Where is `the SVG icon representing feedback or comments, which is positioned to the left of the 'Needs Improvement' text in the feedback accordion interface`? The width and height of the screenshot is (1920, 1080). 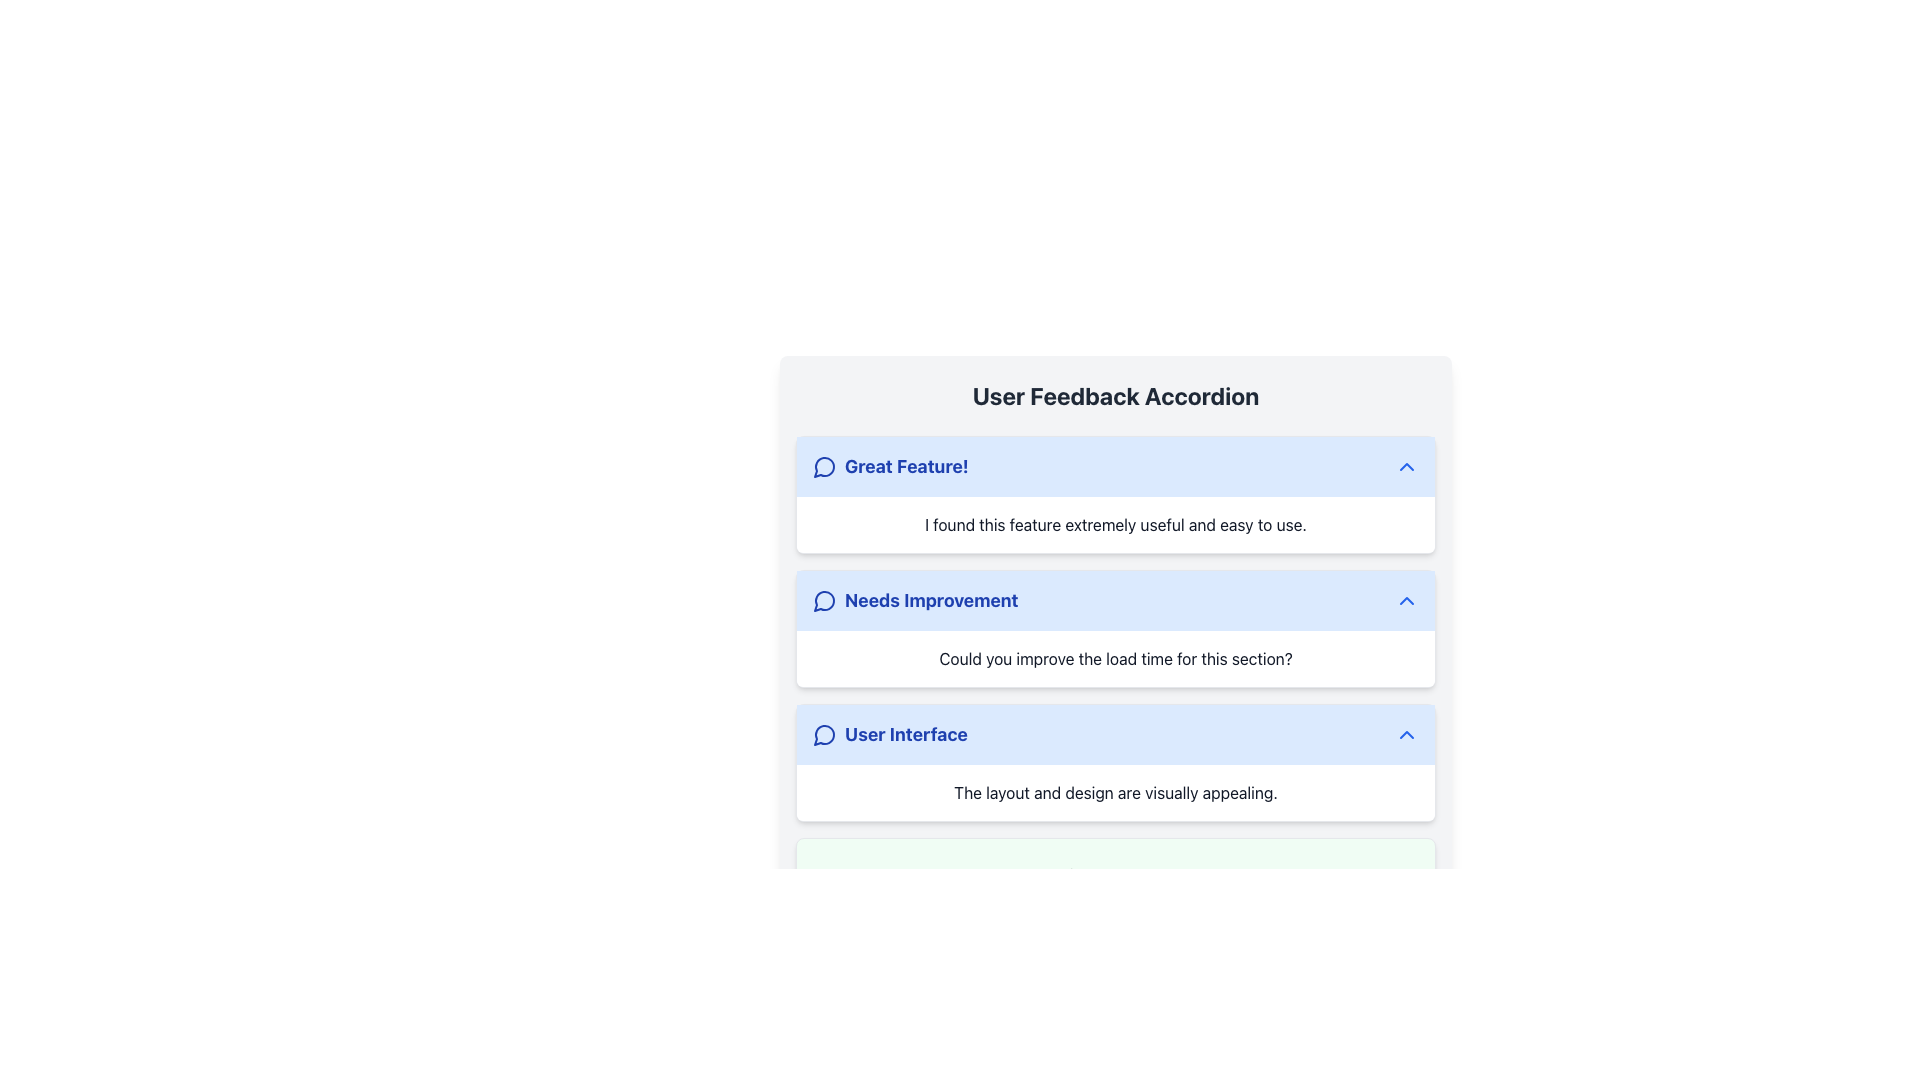 the SVG icon representing feedback or comments, which is positioned to the left of the 'Needs Improvement' text in the feedback accordion interface is located at coordinates (825, 600).